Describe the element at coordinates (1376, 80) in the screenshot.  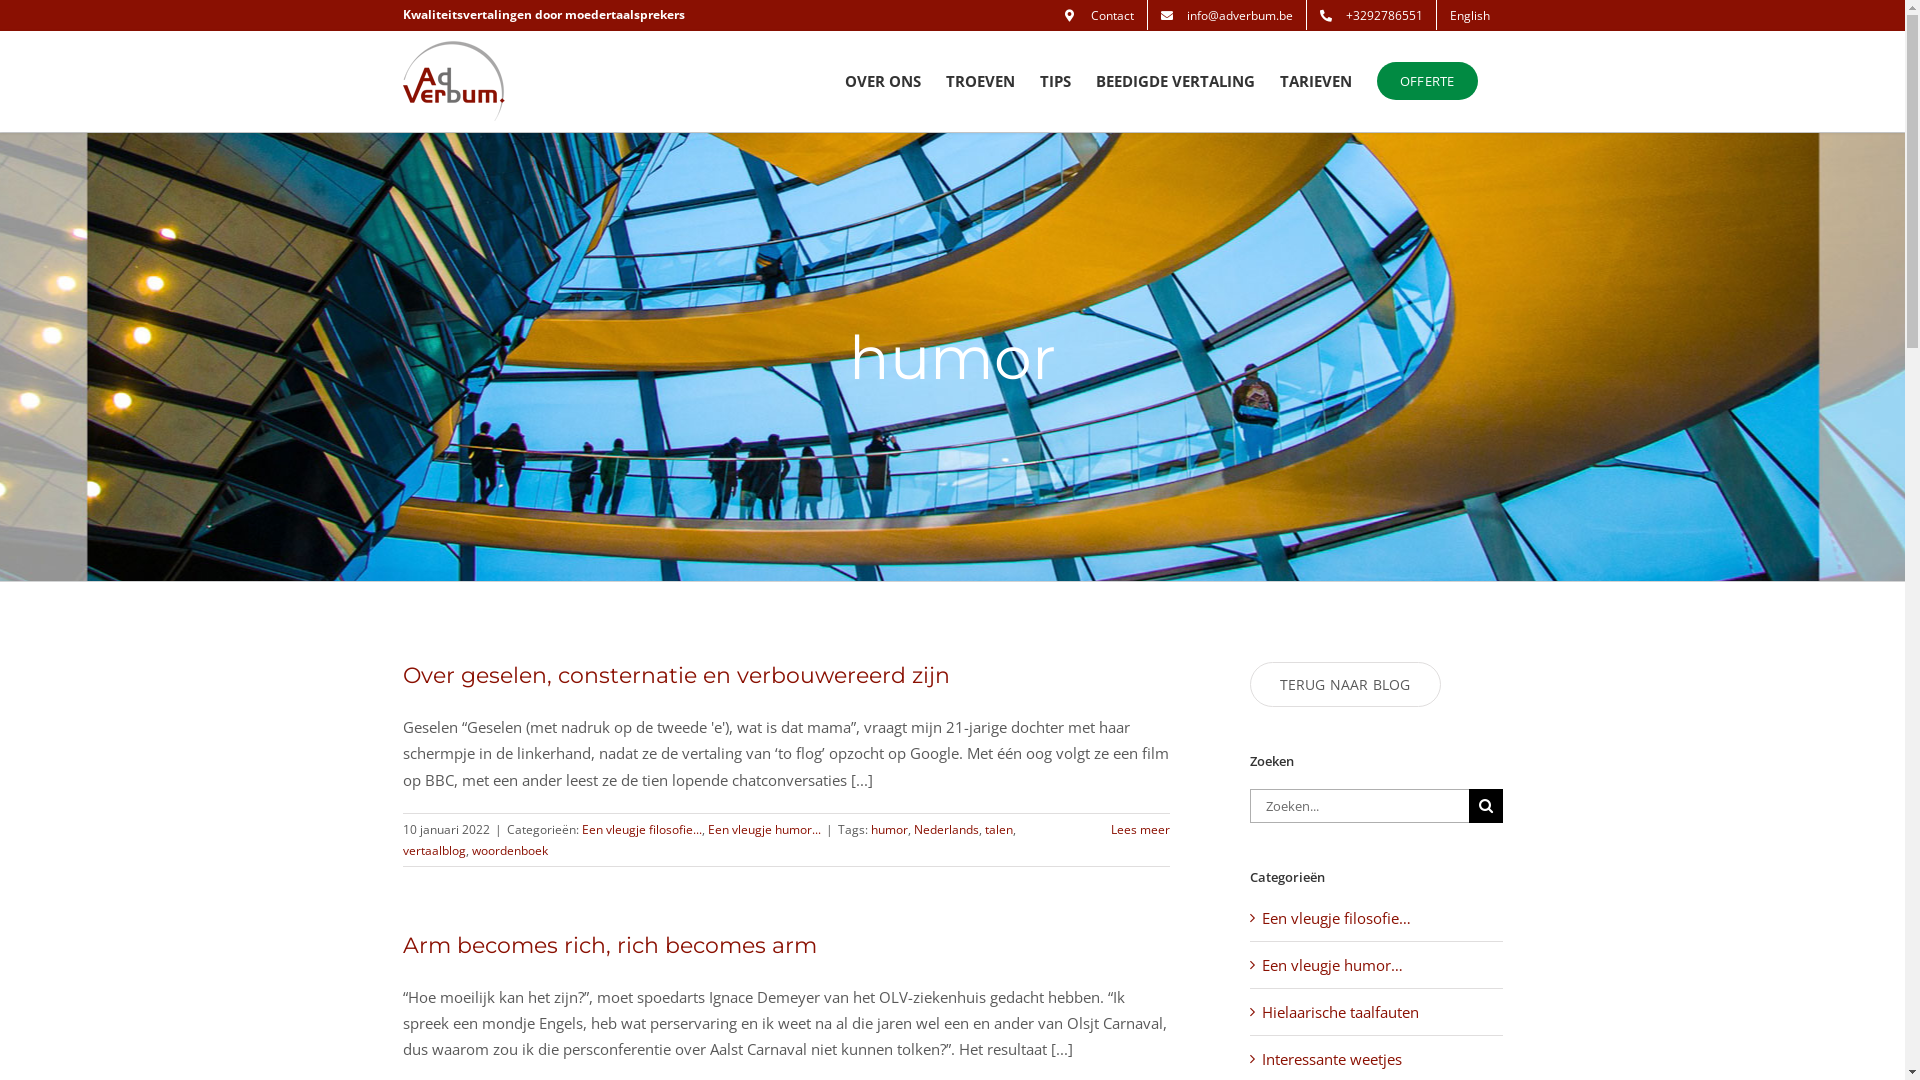
I see `'OFFERTE'` at that location.